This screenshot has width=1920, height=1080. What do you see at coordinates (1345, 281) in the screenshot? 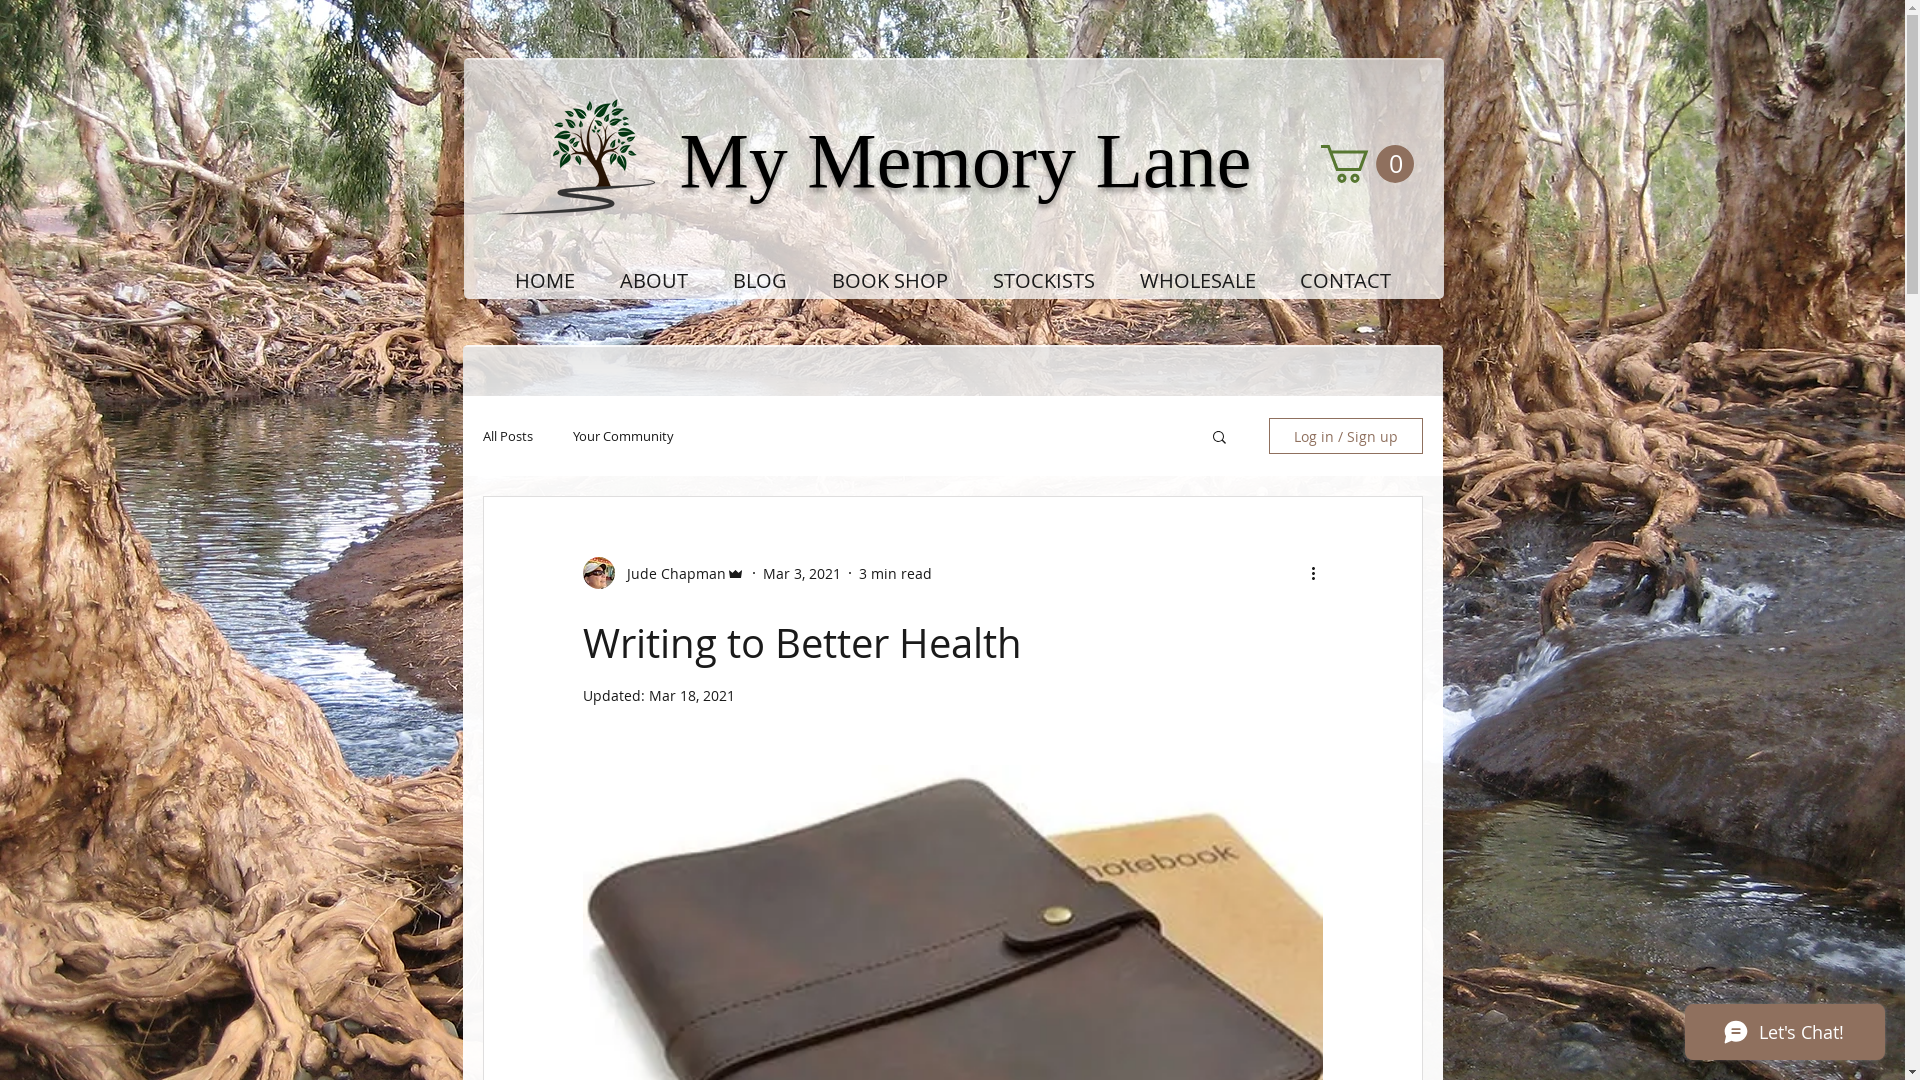
I see `'CONTACT'` at bounding box center [1345, 281].